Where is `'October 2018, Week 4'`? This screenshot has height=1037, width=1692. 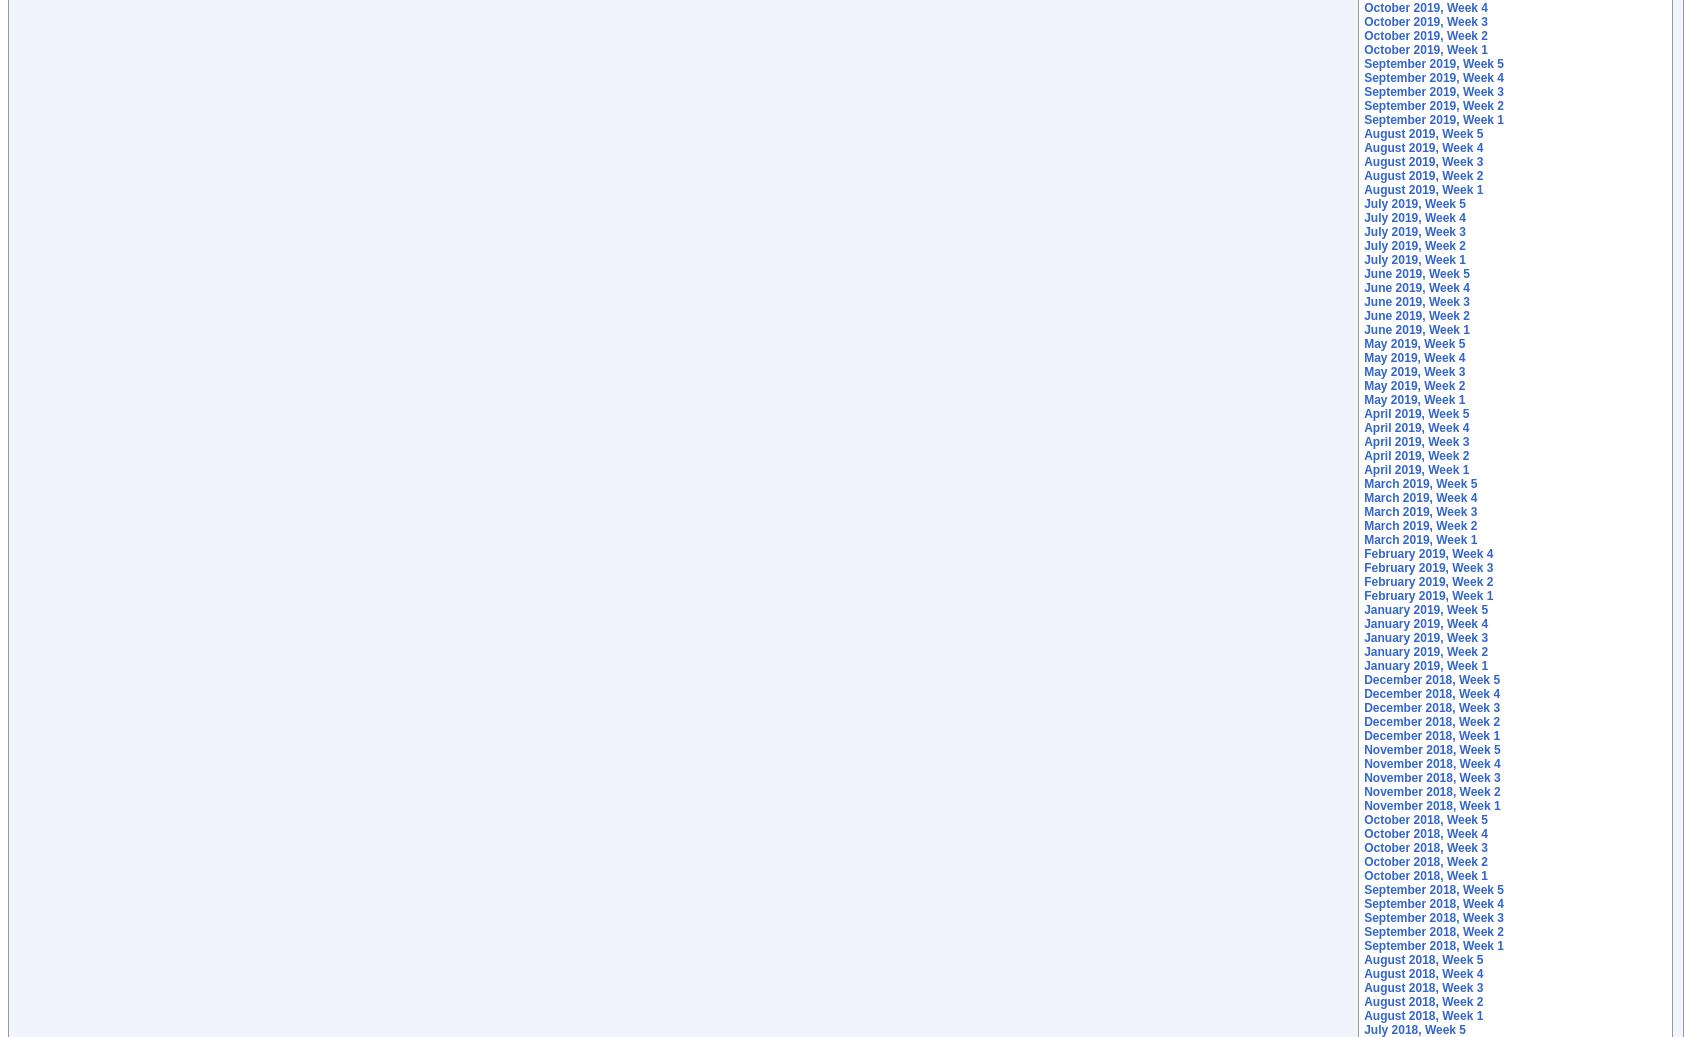 'October 2018, Week 4' is located at coordinates (1363, 833).